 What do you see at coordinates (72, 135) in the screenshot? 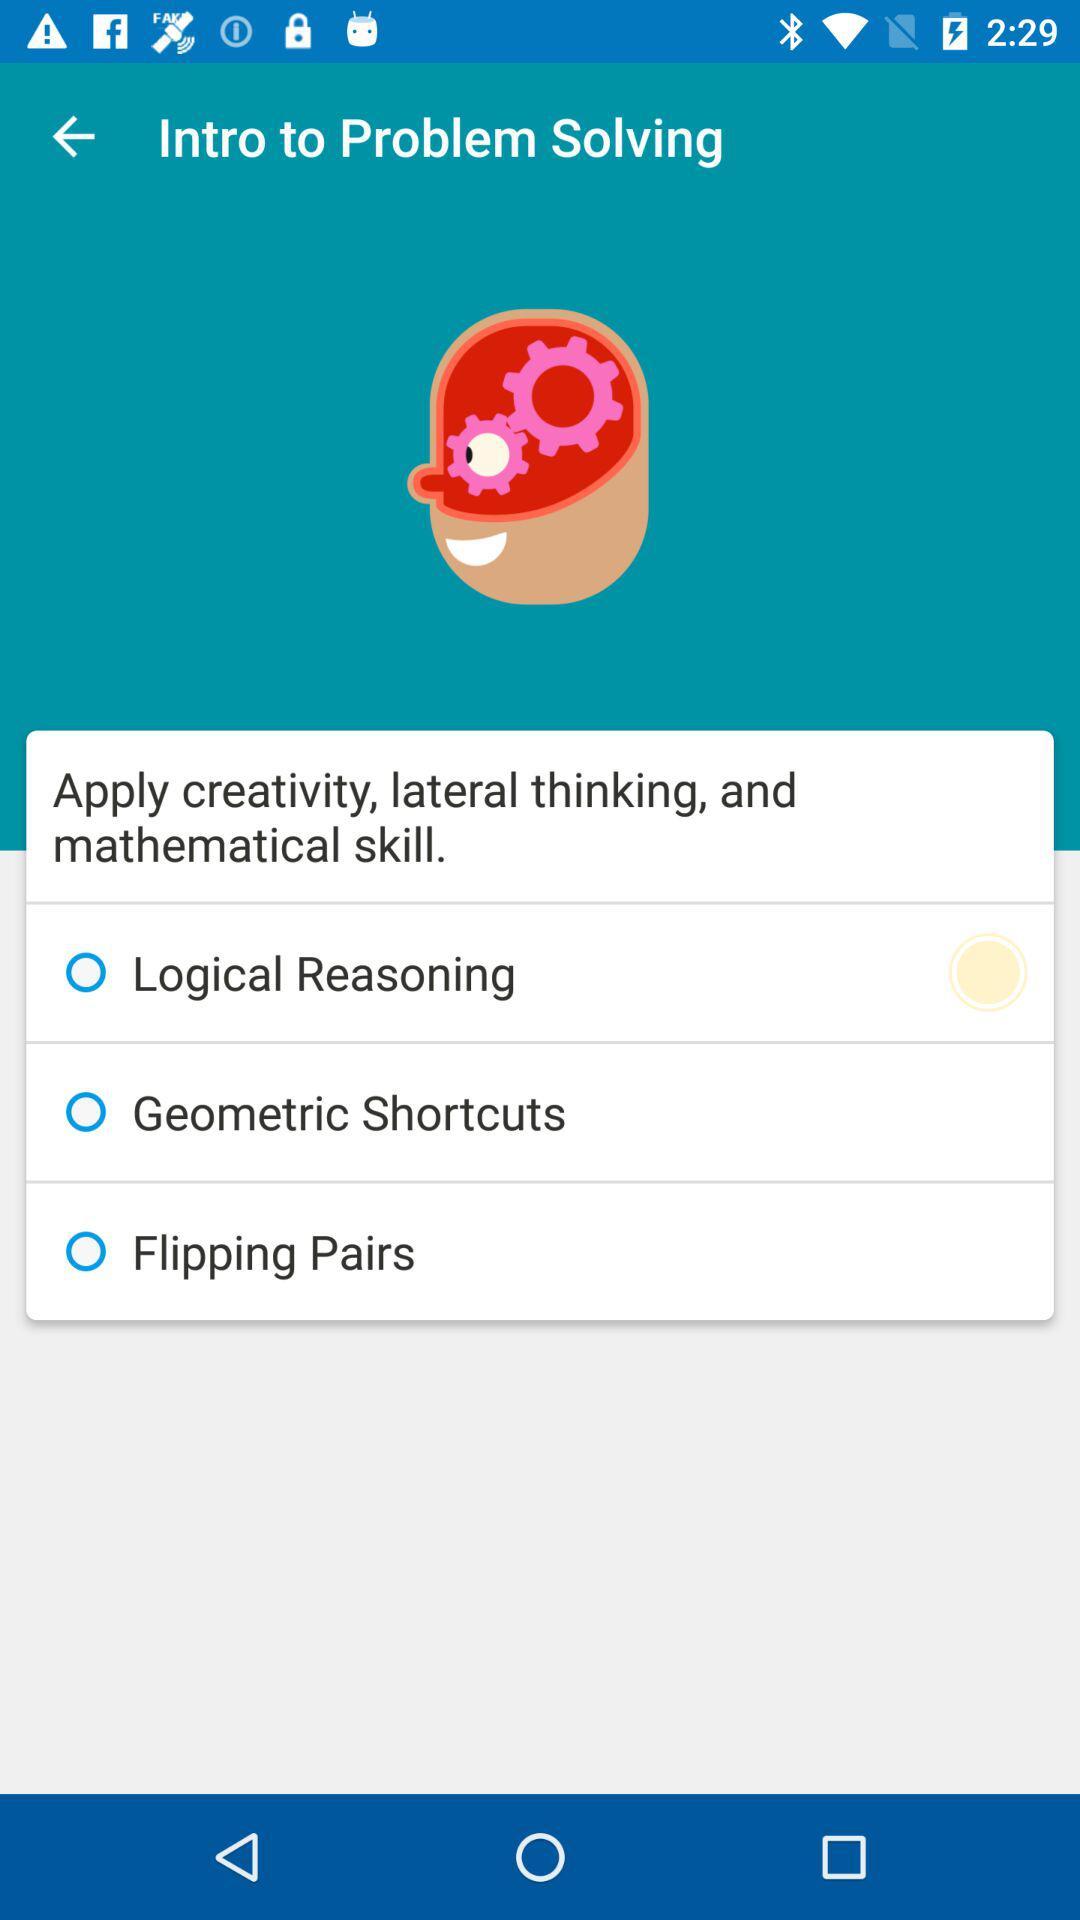
I see `icon to the left of the intro to problem icon` at bounding box center [72, 135].